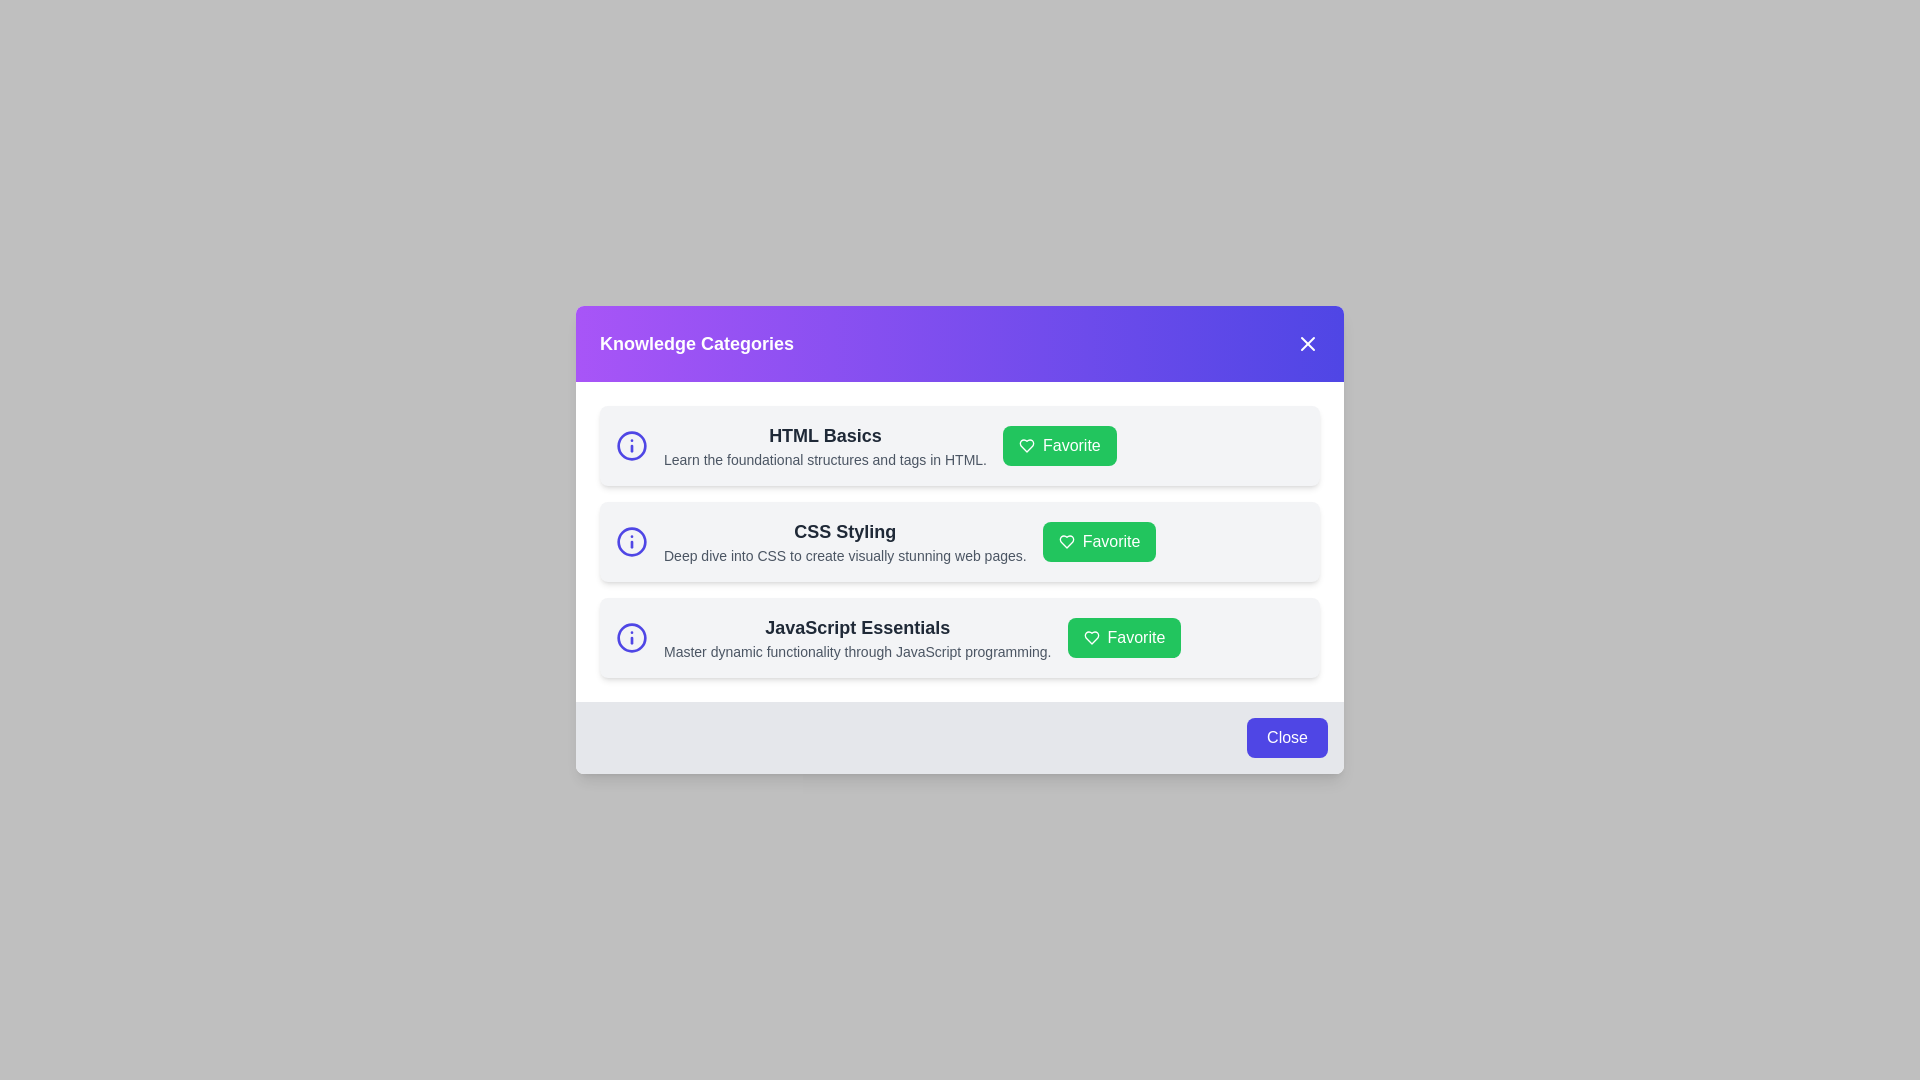  What do you see at coordinates (631, 445) in the screenshot?
I see `the information icon indicating availability of additional information related to 'HTML Basics', positioned to the left of the text in the first row` at bounding box center [631, 445].